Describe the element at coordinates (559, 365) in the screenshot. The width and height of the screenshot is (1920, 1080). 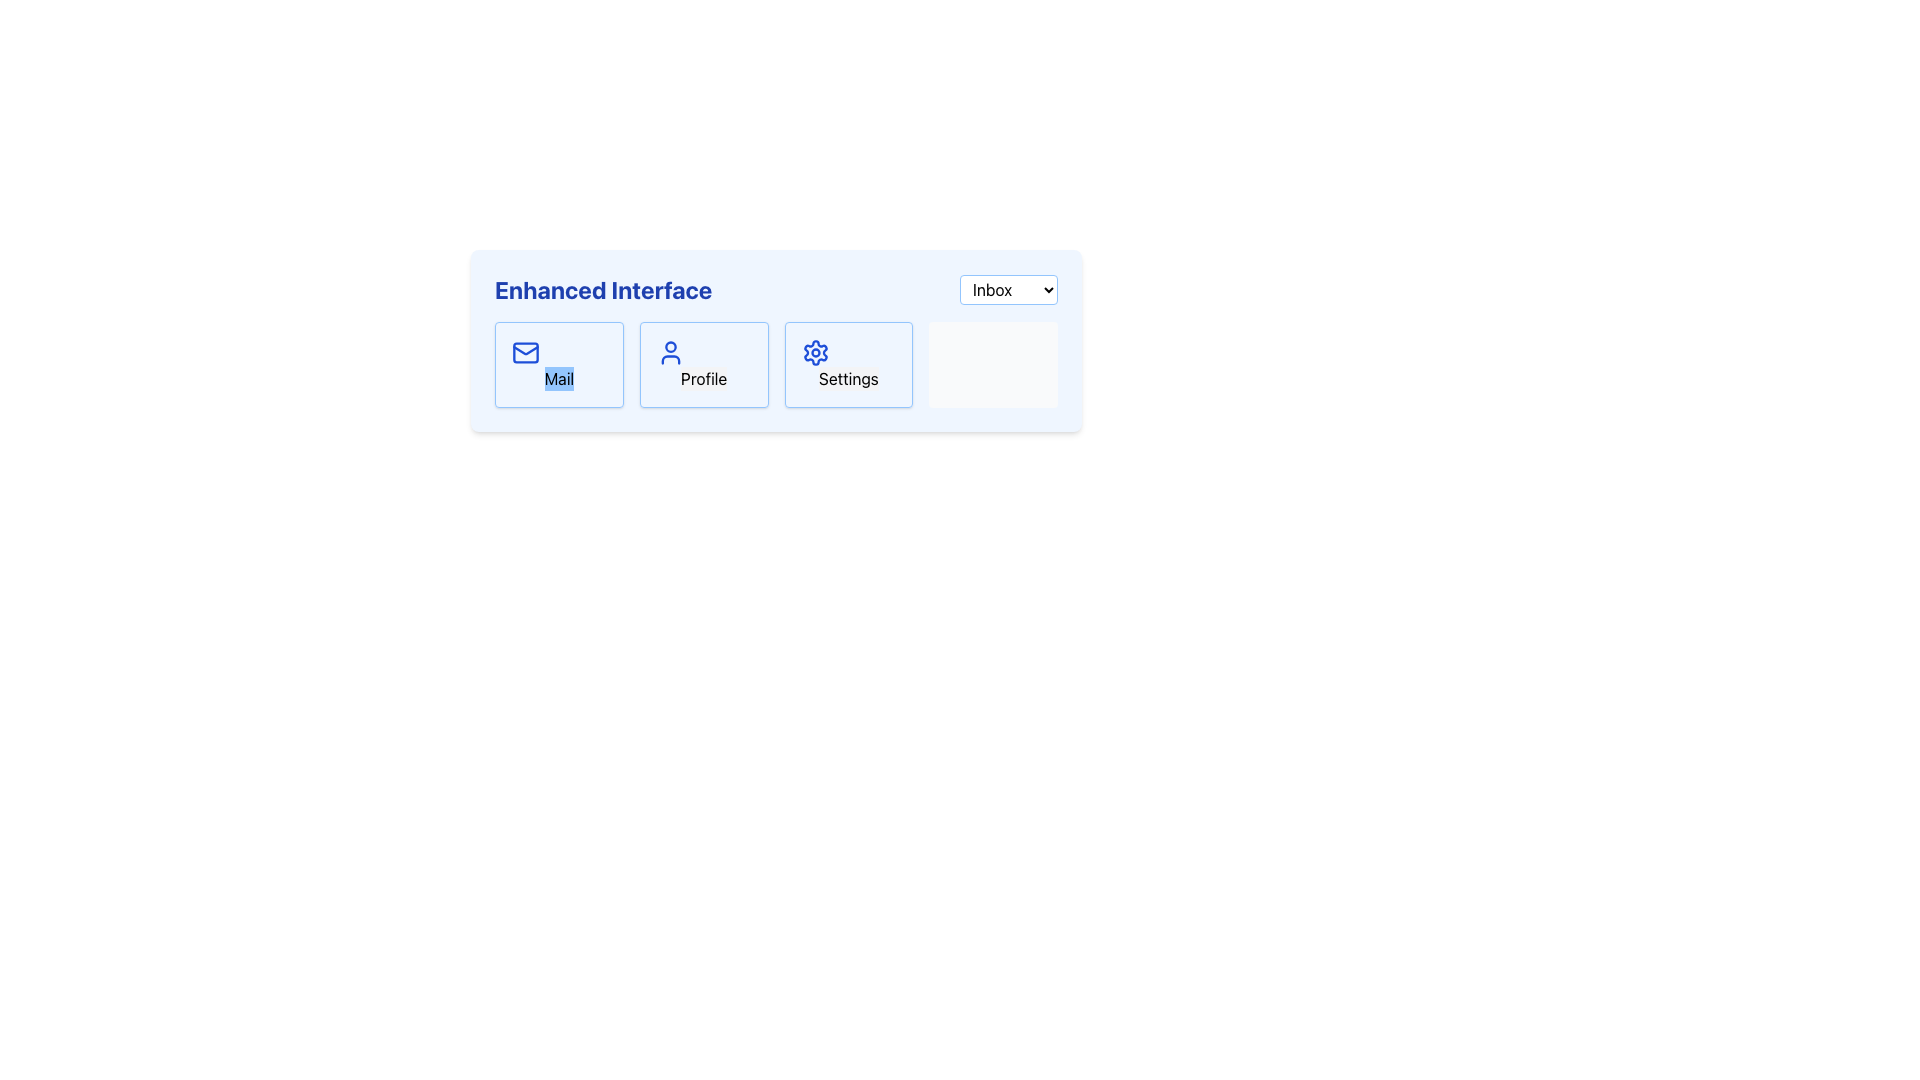
I see `the 'Mail' button, which is a rectangular box with a light blue background and a blue mail icon at the top-left, located in the top-left corner of the grid layout` at that location.